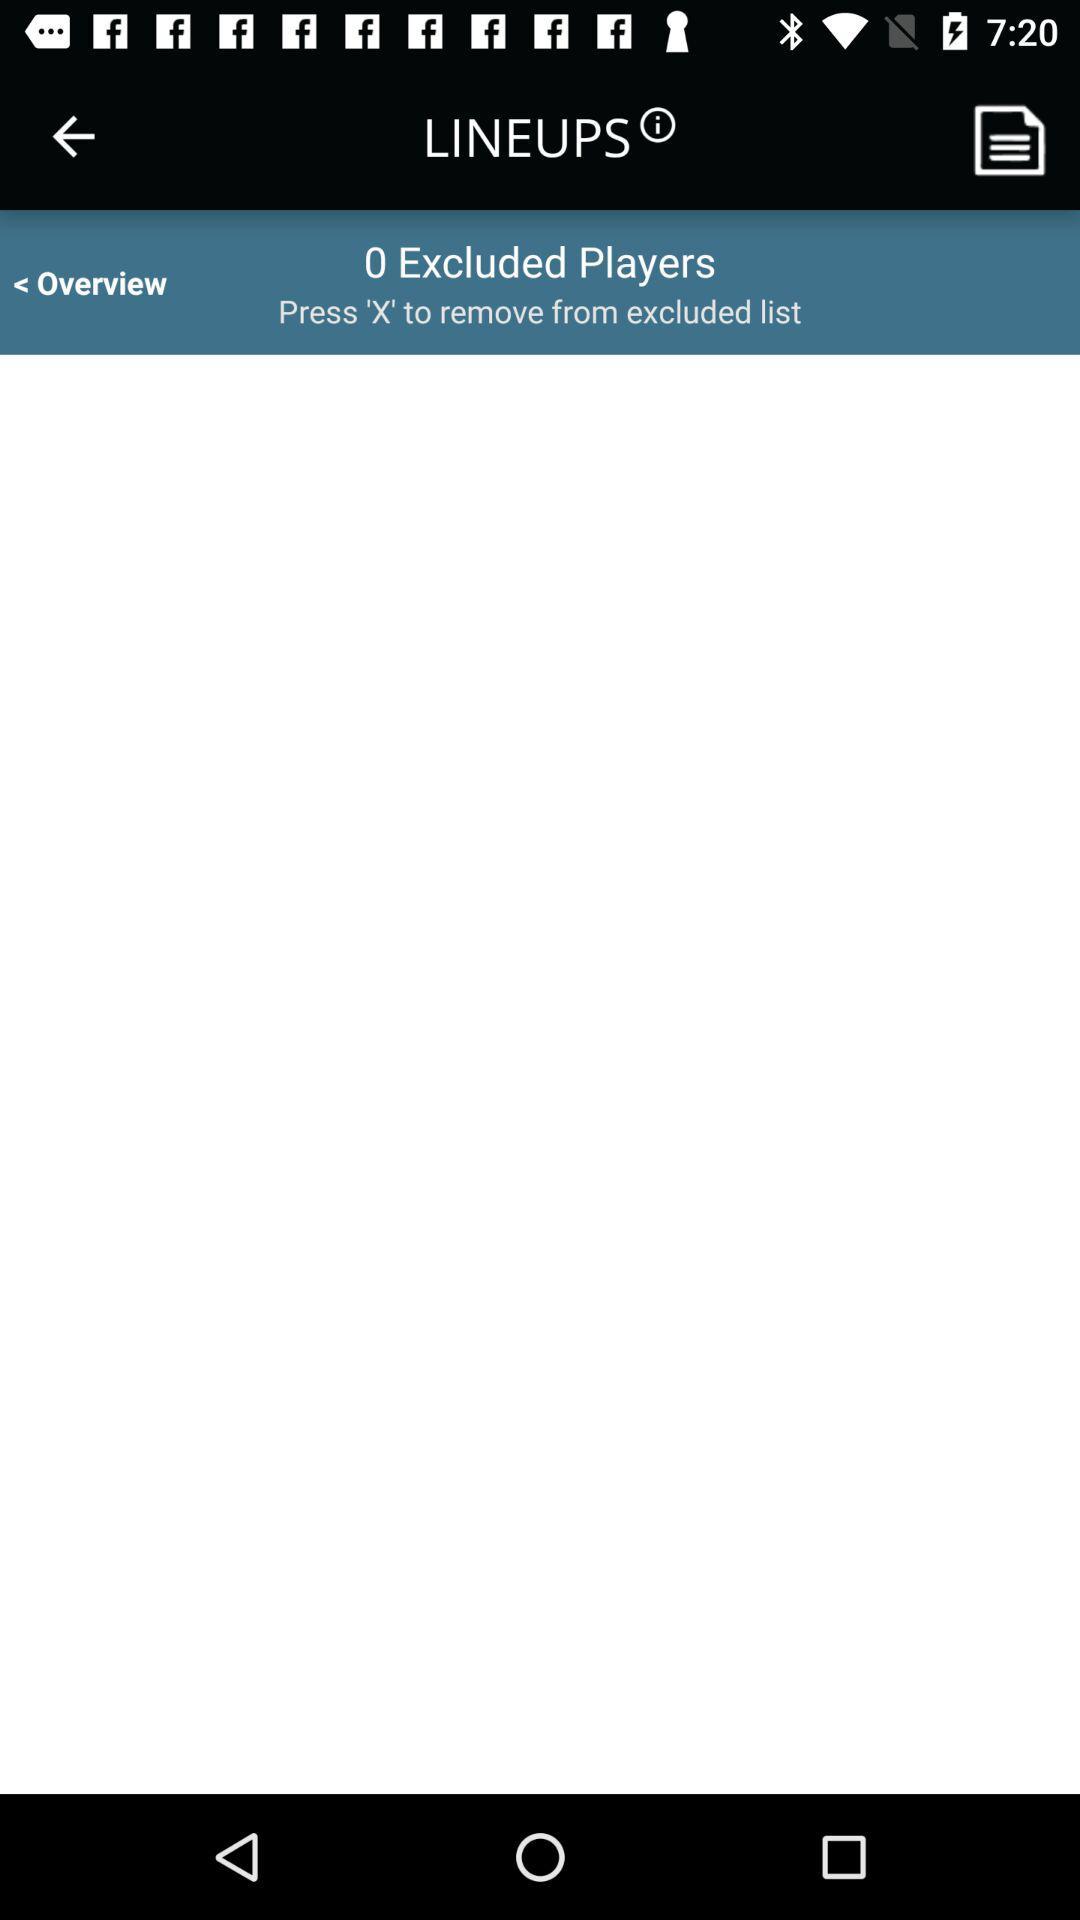 The width and height of the screenshot is (1080, 1920). I want to click on item next to lineups, so click(72, 135).